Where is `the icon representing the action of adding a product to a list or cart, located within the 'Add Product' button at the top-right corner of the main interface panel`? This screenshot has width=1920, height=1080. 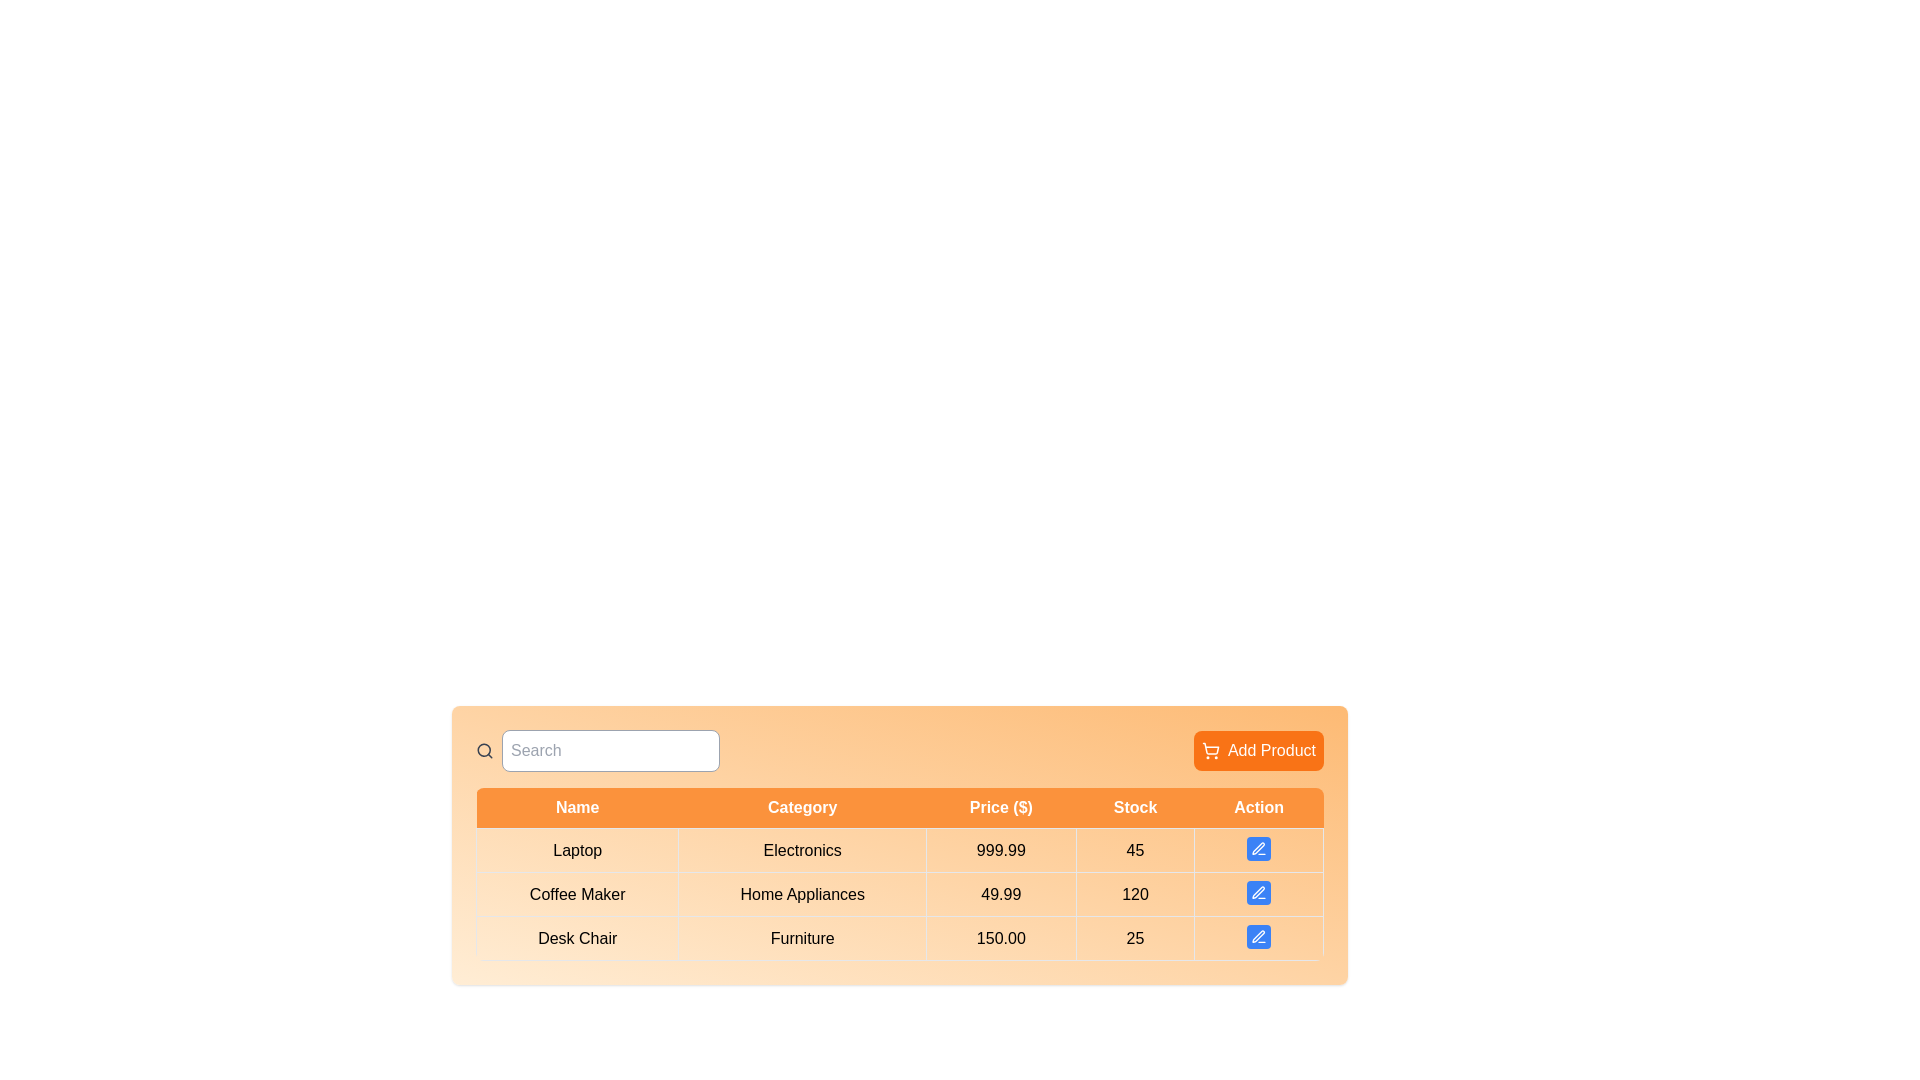
the icon representing the action of adding a product to a list or cart, located within the 'Add Product' button at the top-right corner of the main interface panel is located at coordinates (1209, 751).